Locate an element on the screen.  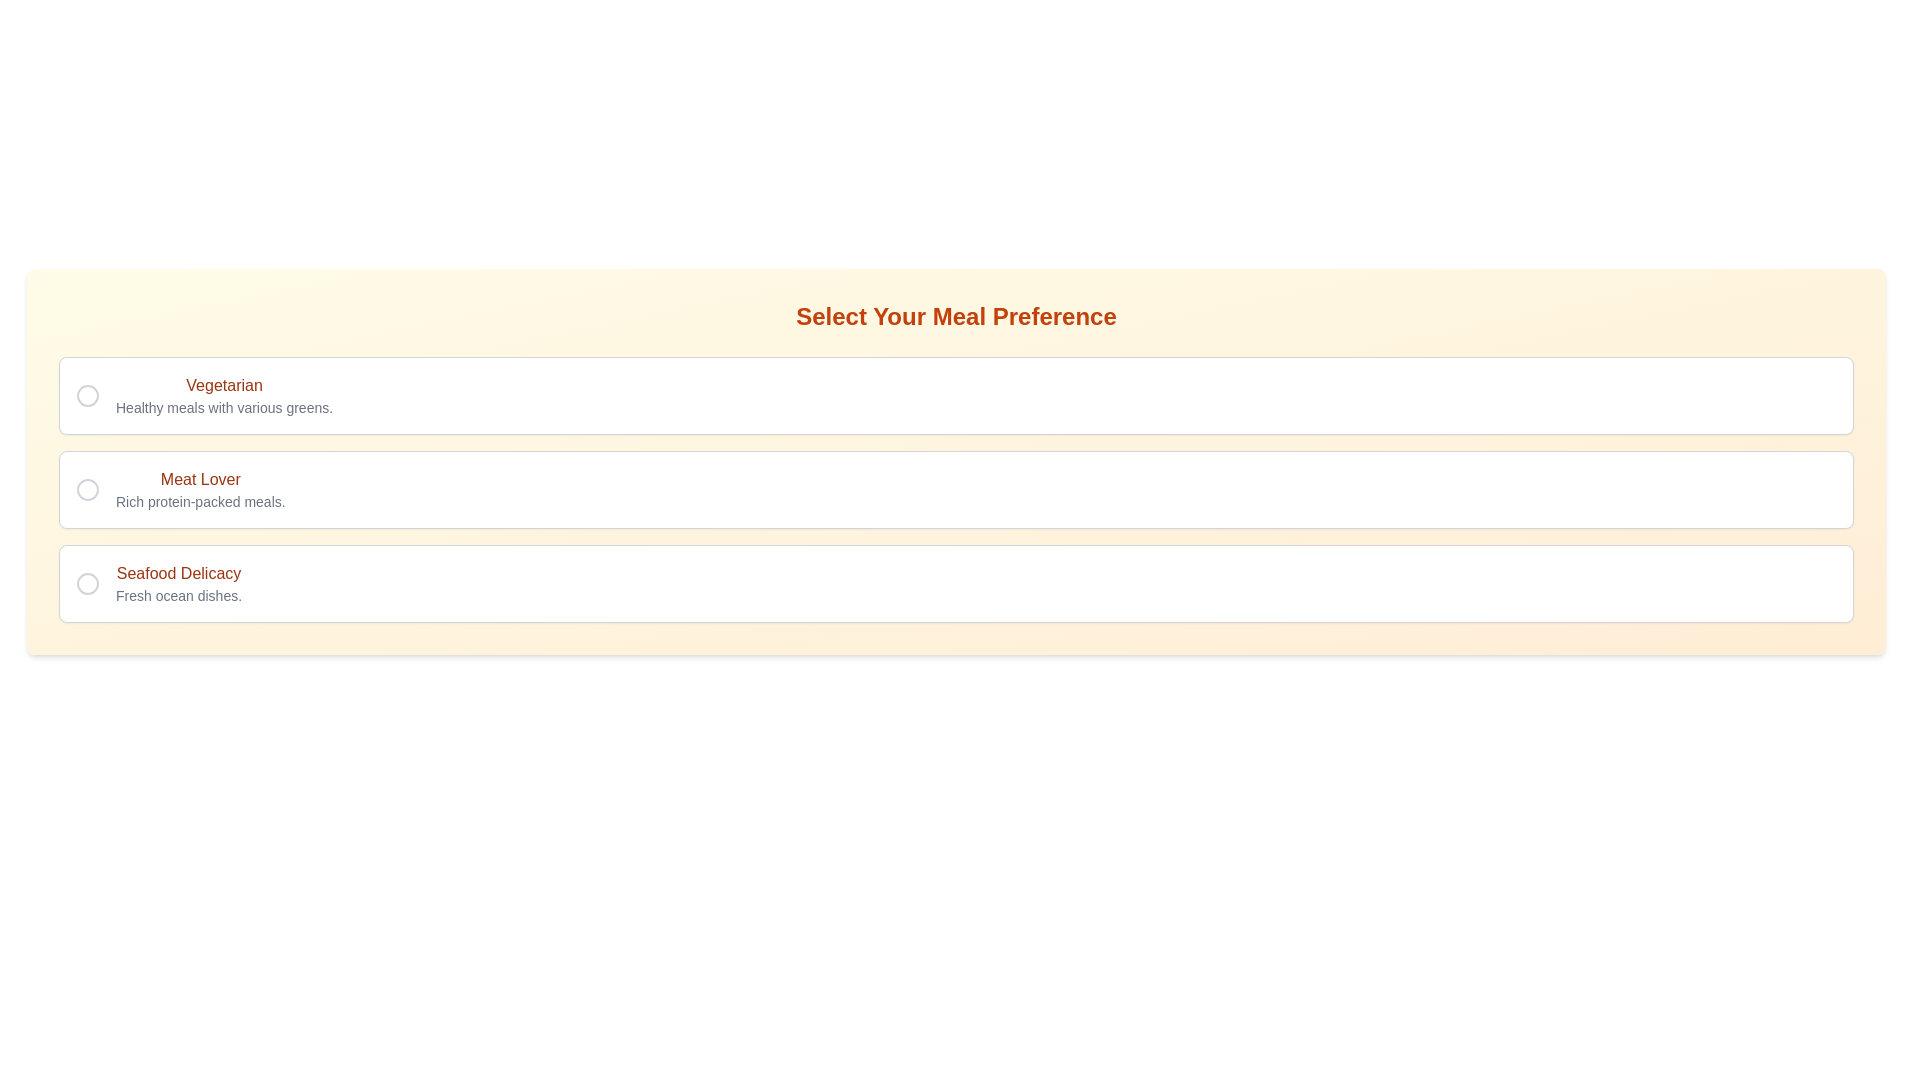
the 'Meat Lover' List Item Label, which is styled in medium-weight orange font and is the second option in a vertical list of options is located at coordinates (200, 489).